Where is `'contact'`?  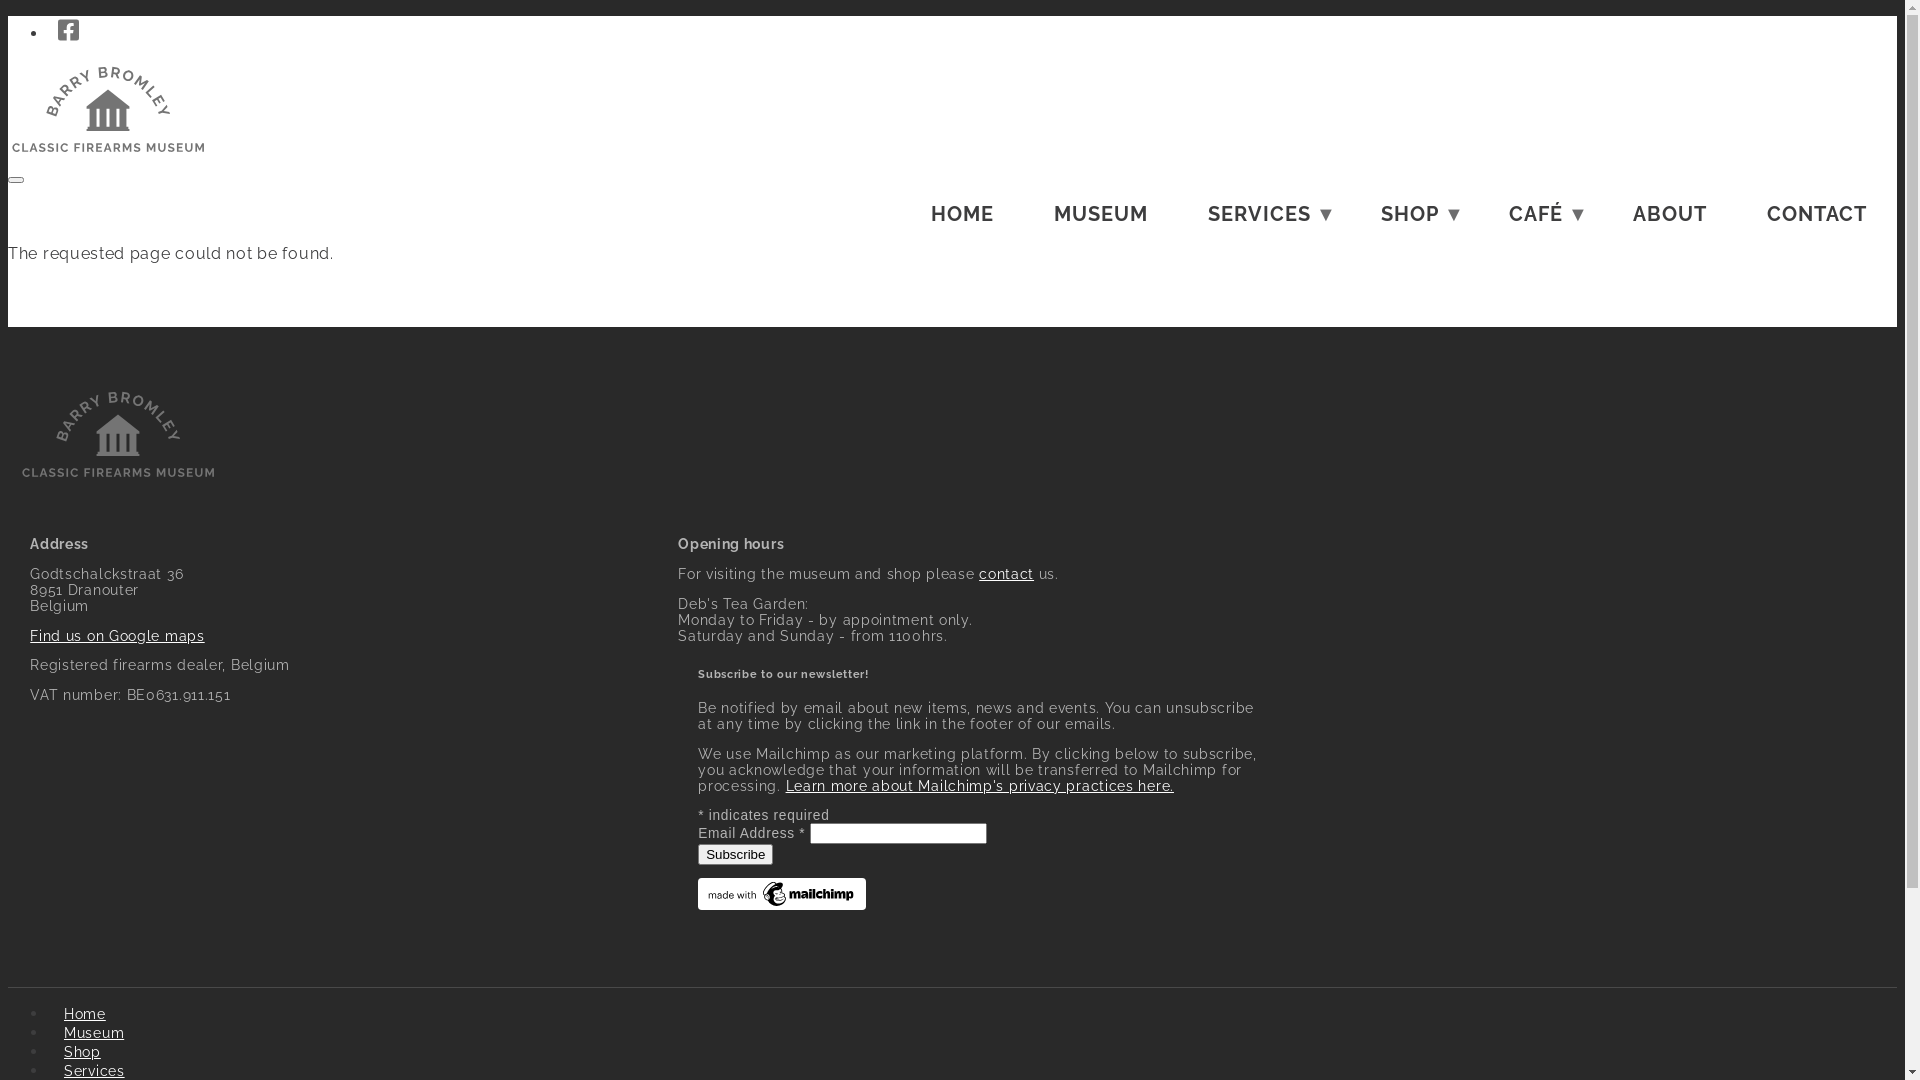
'contact' is located at coordinates (1006, 574).